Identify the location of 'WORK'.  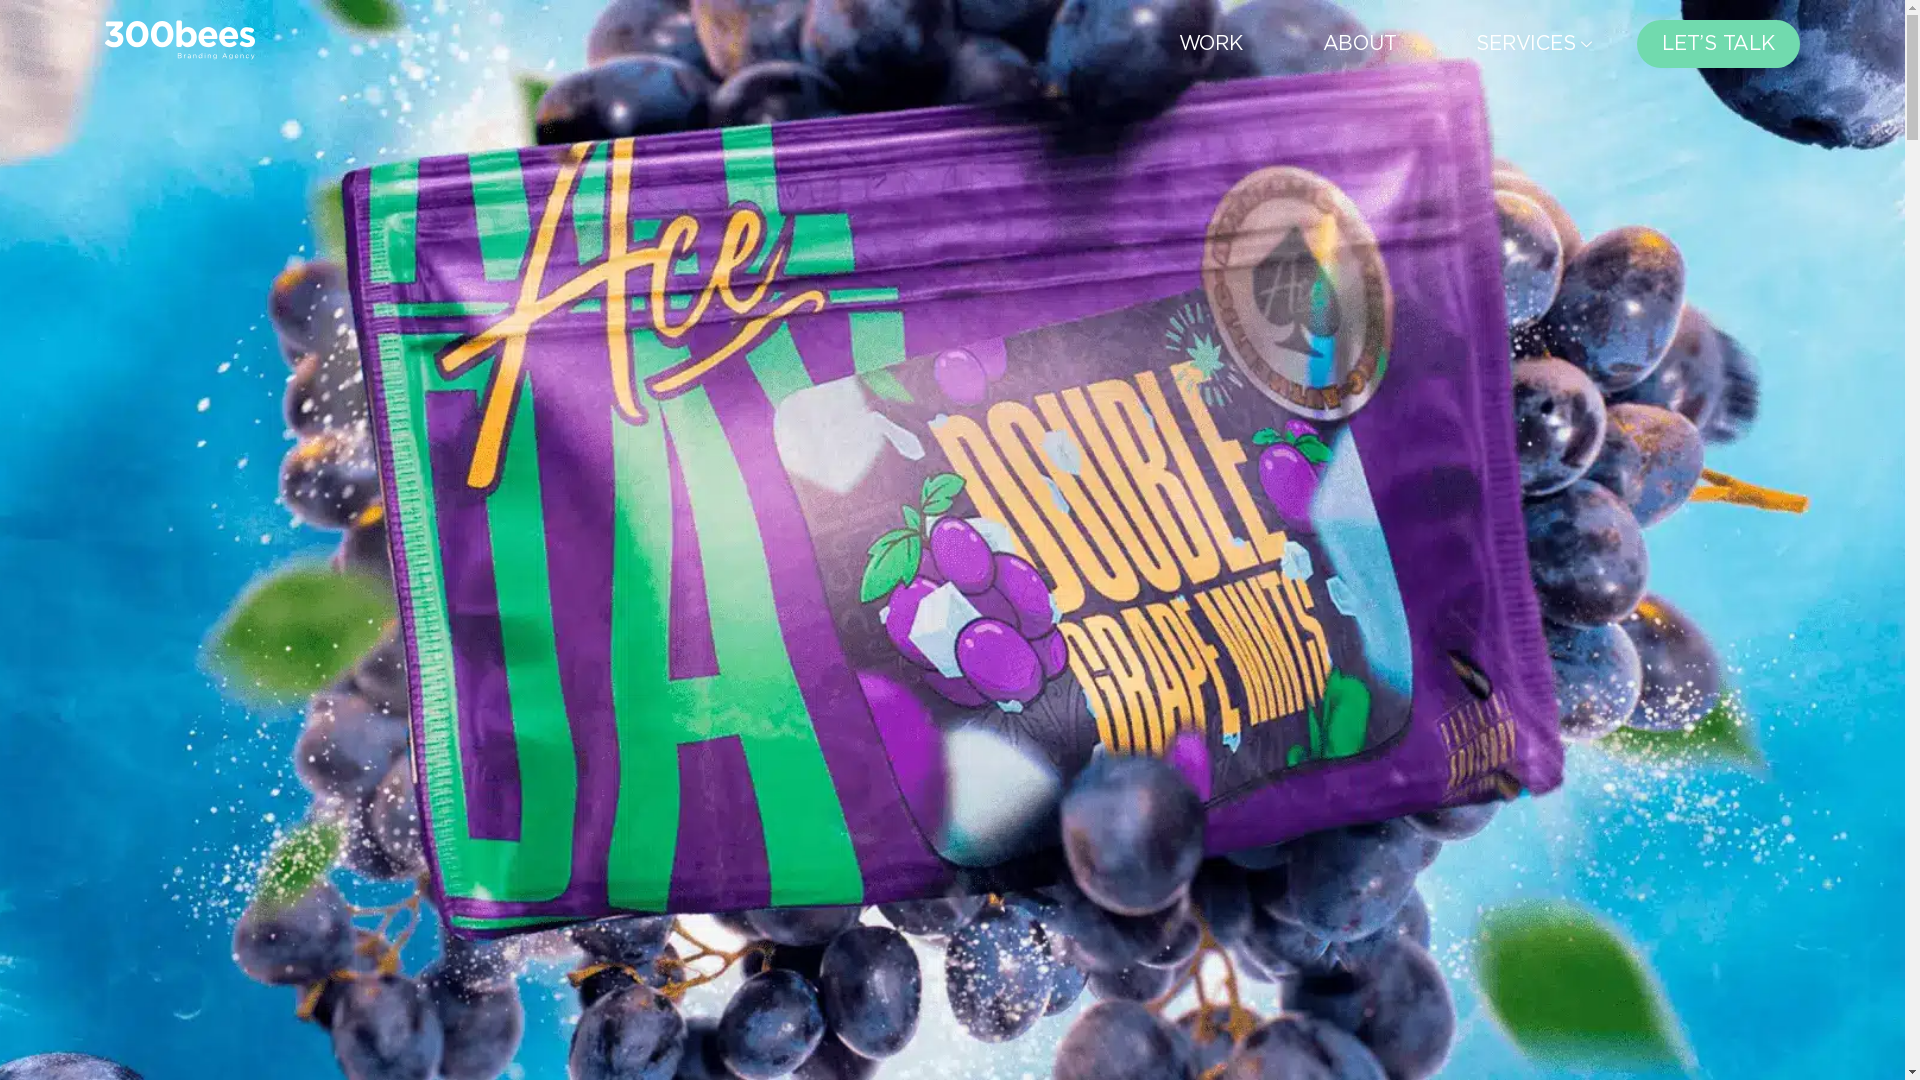
(1209, 43).